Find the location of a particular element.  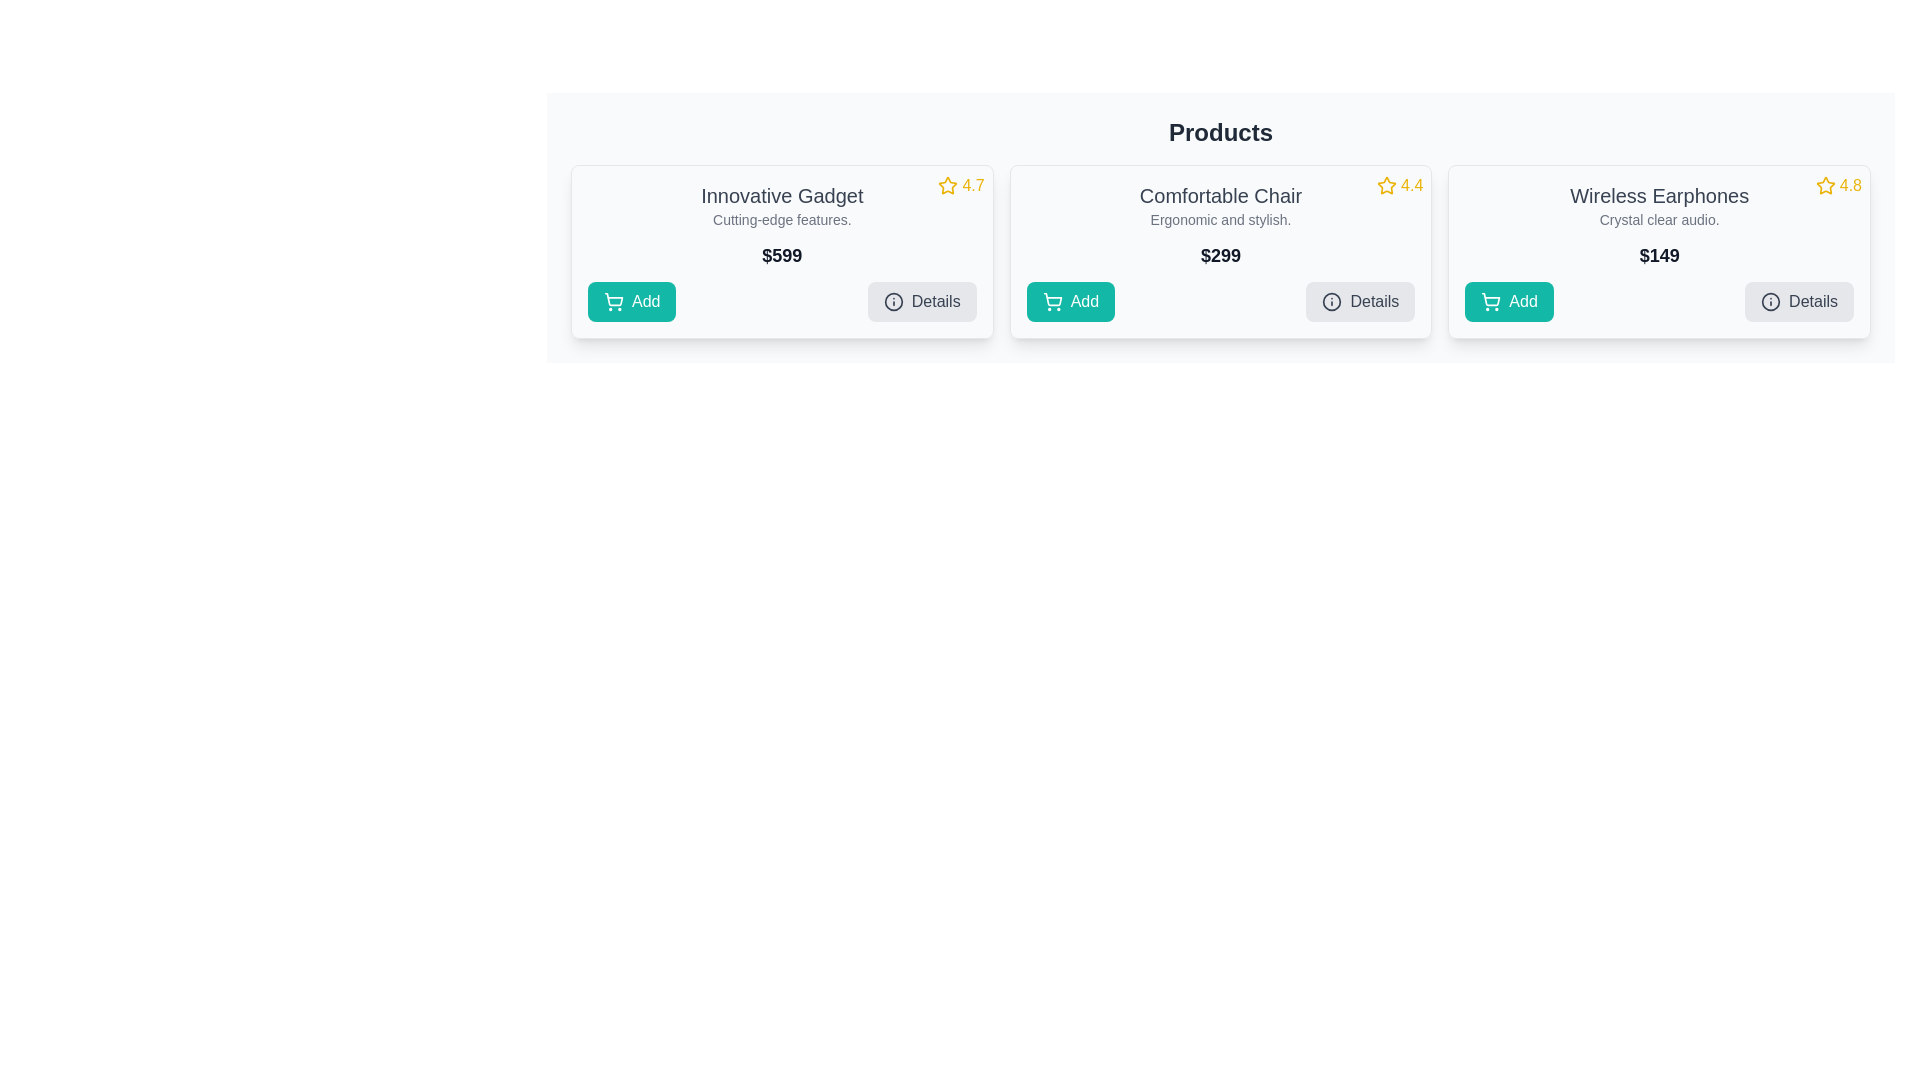

the text label displaying 'Wireless Earphones' located at the top of the rightmost product card, which is styled in bold and positioned above the descriptive text 'Crystal clear audio.' and below the rating icon '4.8' is located at coordinates (1659, 196).